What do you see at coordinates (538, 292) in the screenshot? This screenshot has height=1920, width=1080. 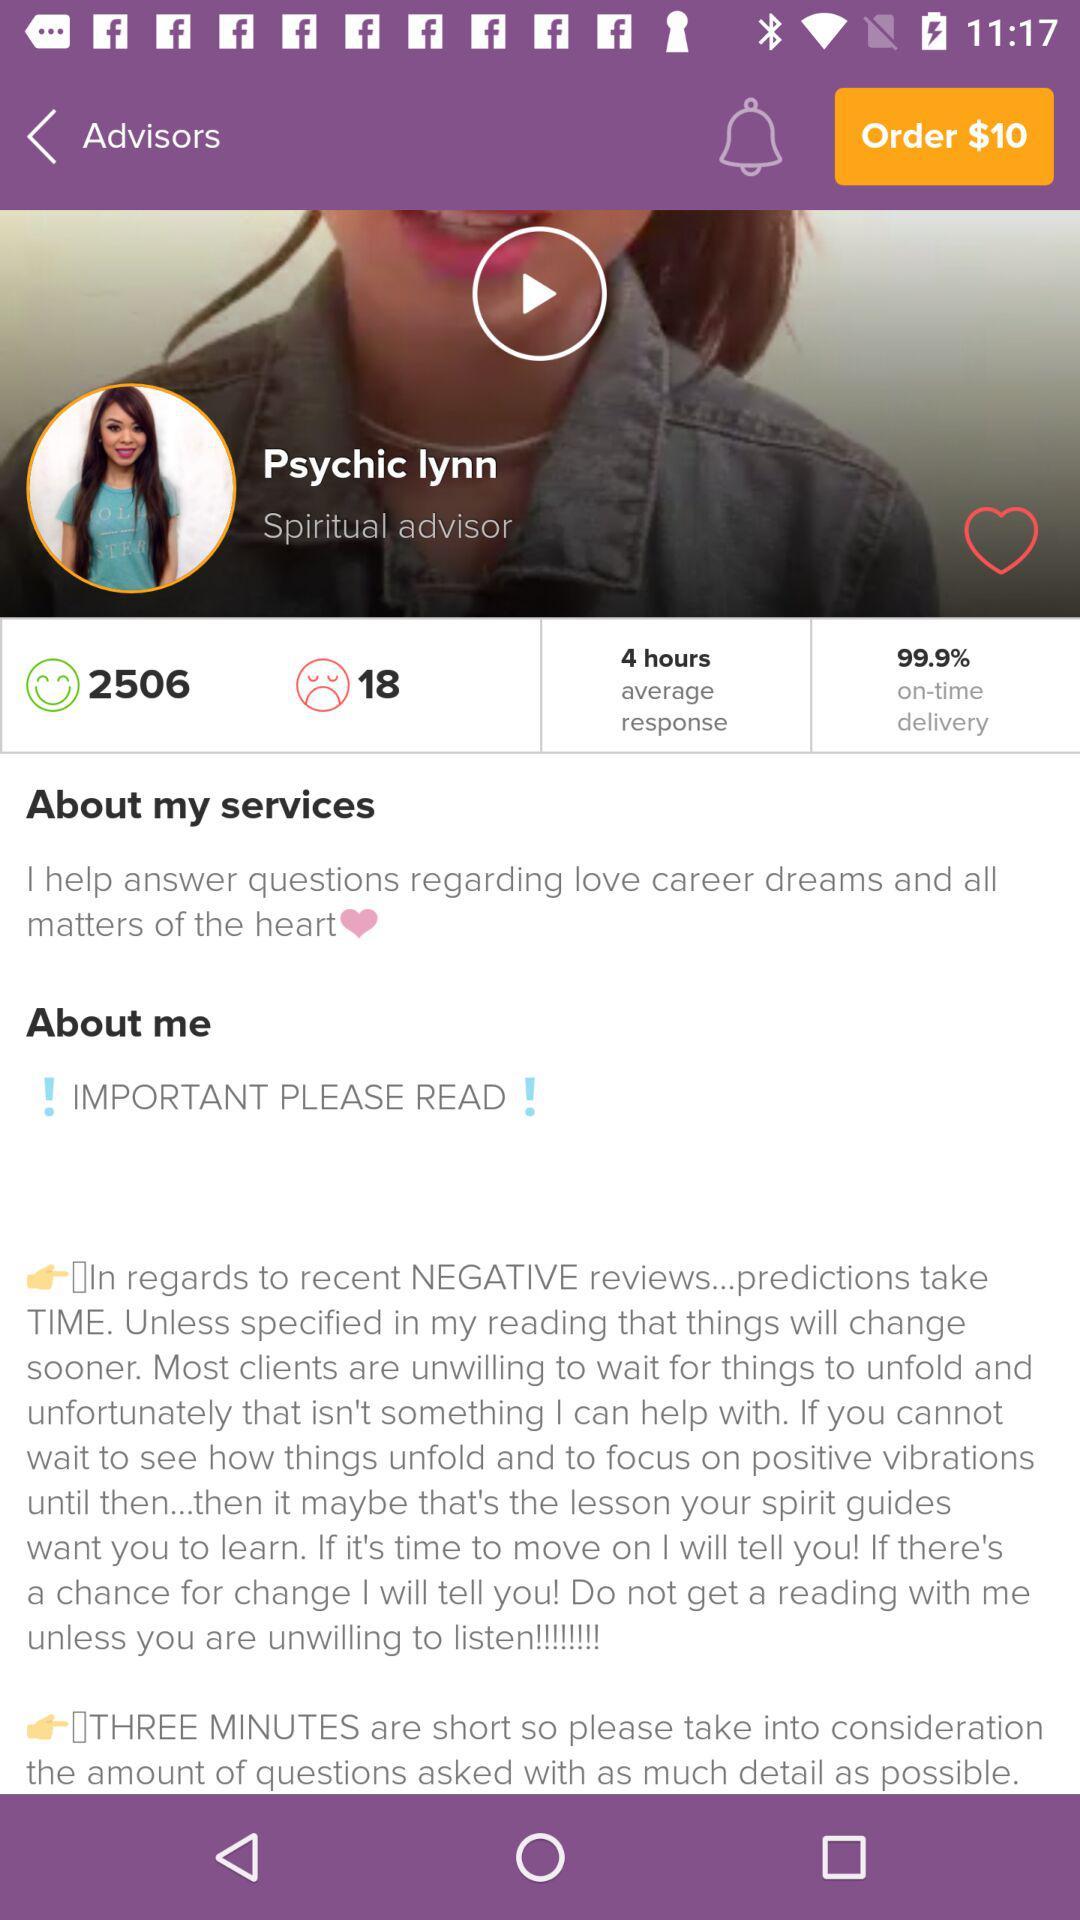 I see `the play icon` at bounding box center [538, 292].